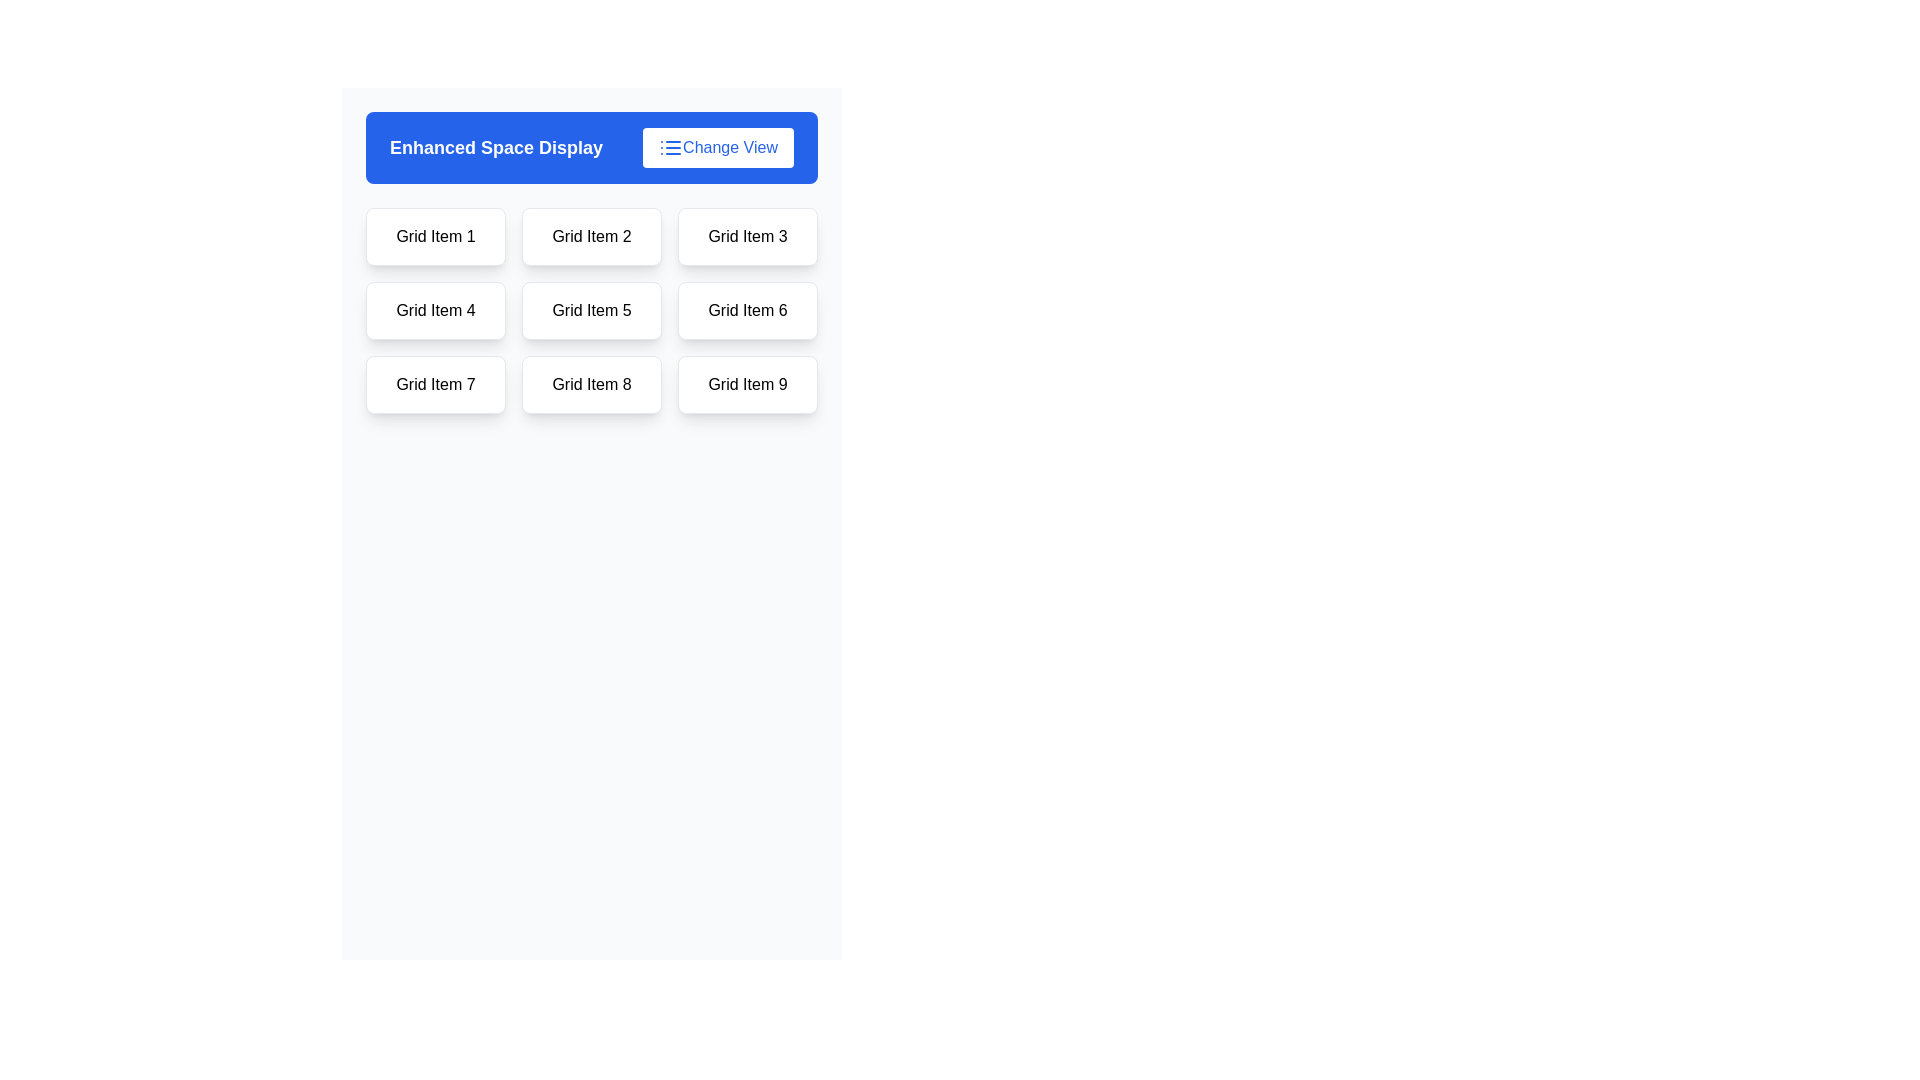 The image size is (1920, 1080). I want to click on the rectangular grid item with rounded corners containing the text 'Grid Item 8', so click(590, 385).